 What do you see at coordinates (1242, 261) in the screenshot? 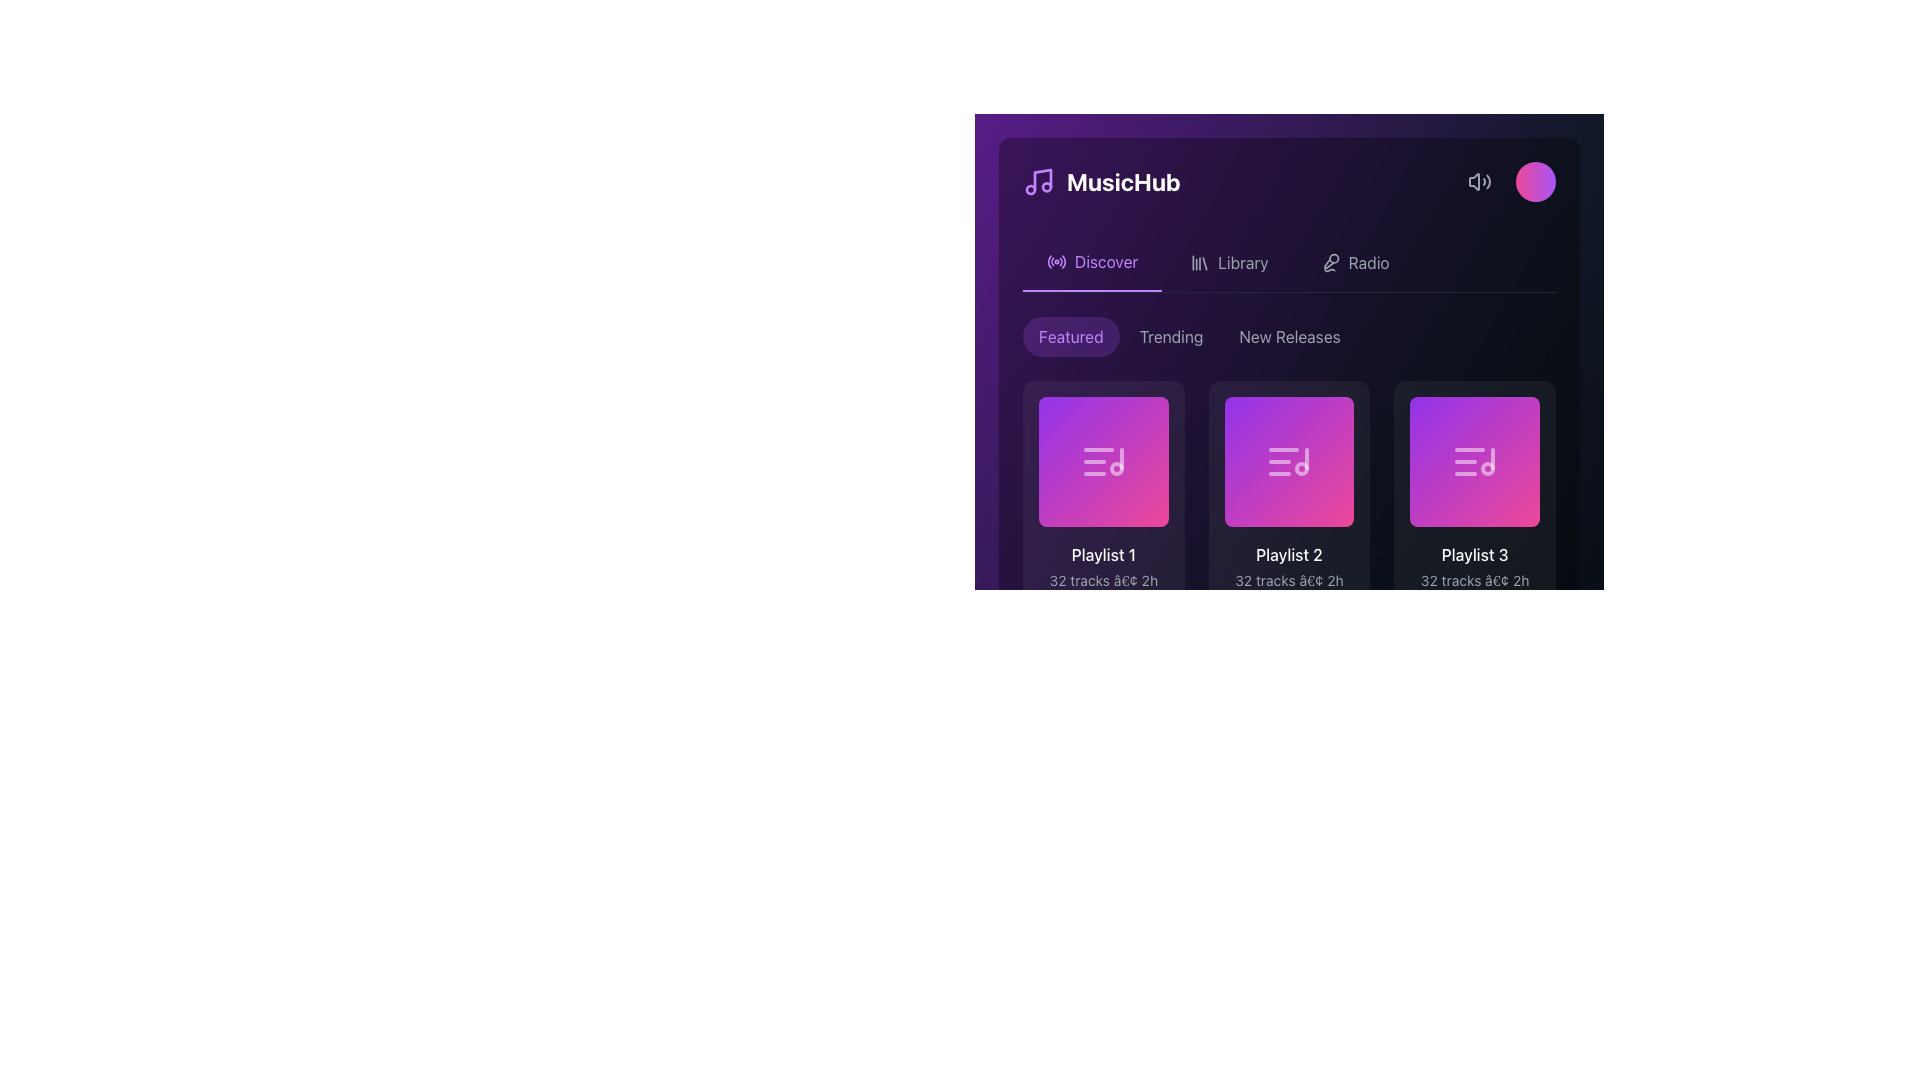
I see `on the 'Library' text label link located in the navigation menu, which is styled in gray and positioned between 'Discover' and 'Radio'` at bounding box center [1242, 261].